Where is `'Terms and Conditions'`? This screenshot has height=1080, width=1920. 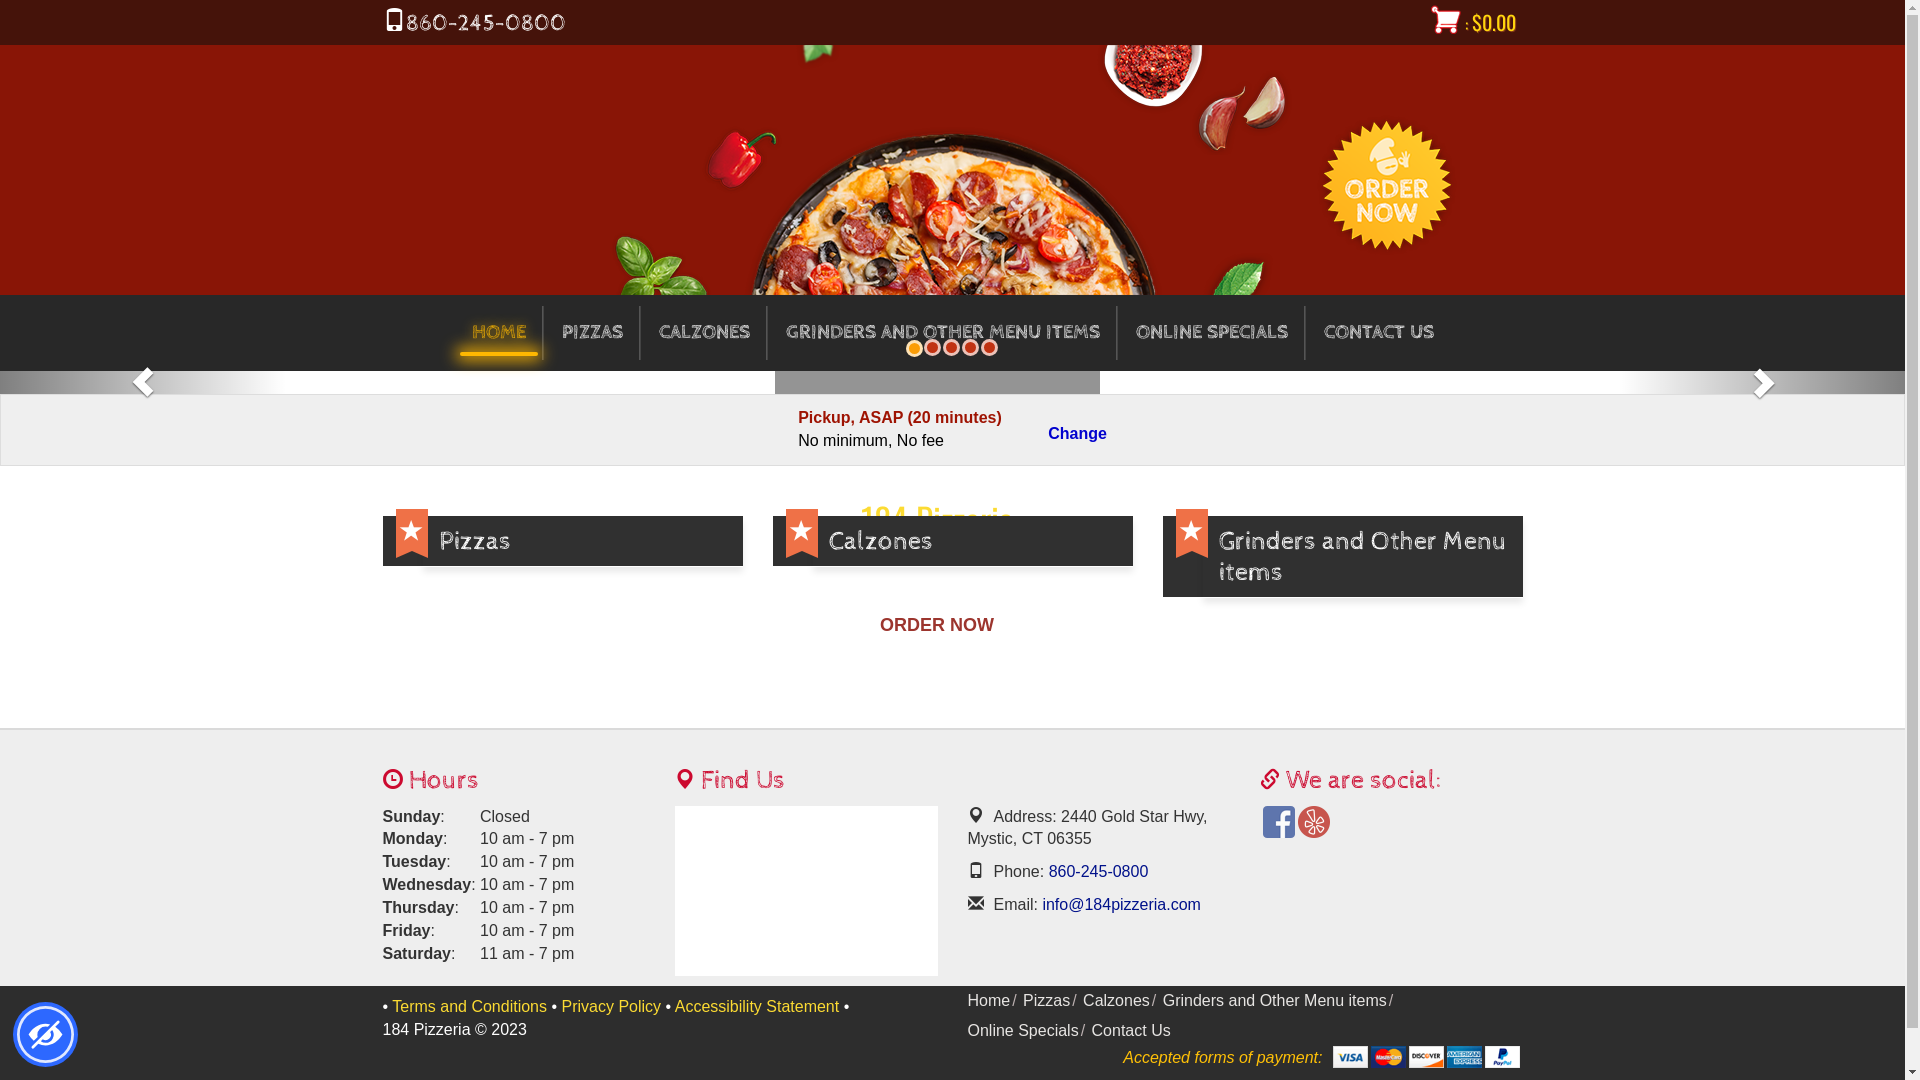 'Terms and Conditions' is located at coordinates (468, 1006).